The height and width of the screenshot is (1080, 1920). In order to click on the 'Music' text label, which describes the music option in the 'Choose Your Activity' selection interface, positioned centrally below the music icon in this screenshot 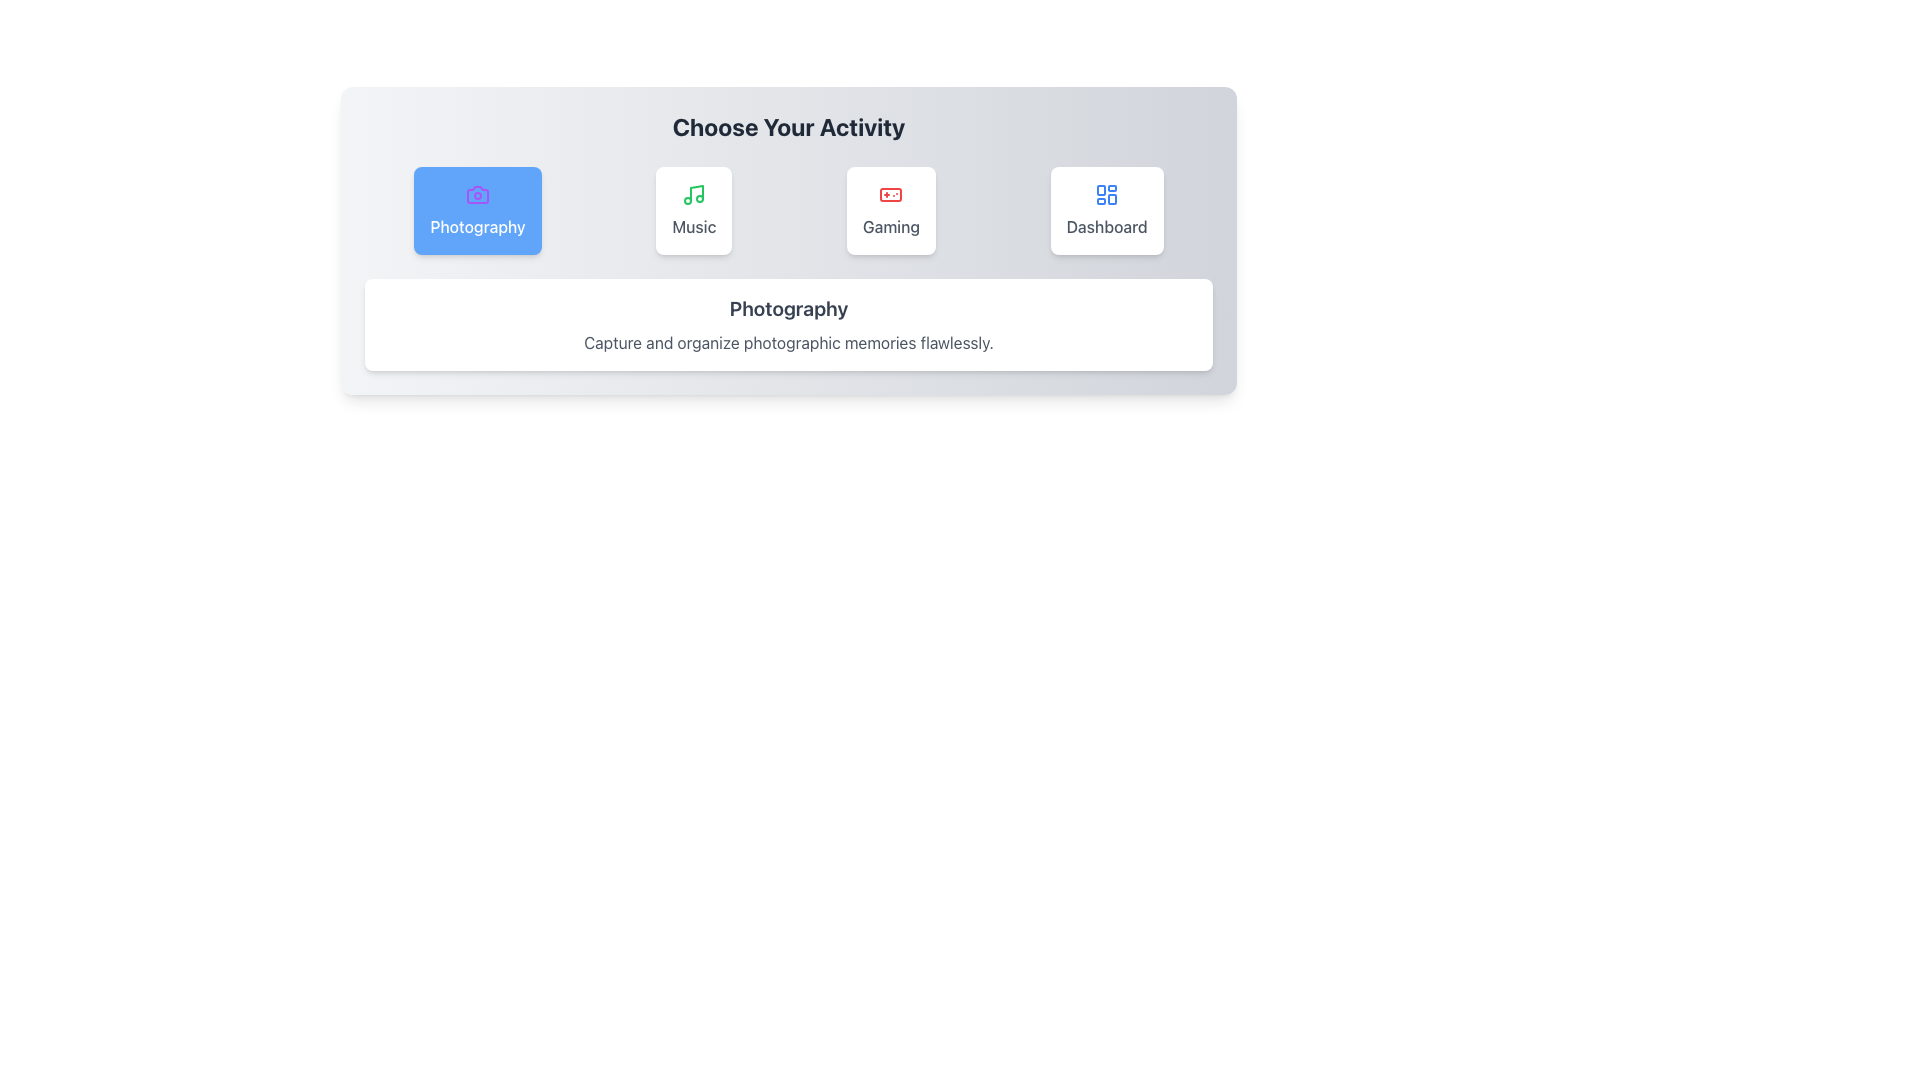, I will do `click(694, 226)`.